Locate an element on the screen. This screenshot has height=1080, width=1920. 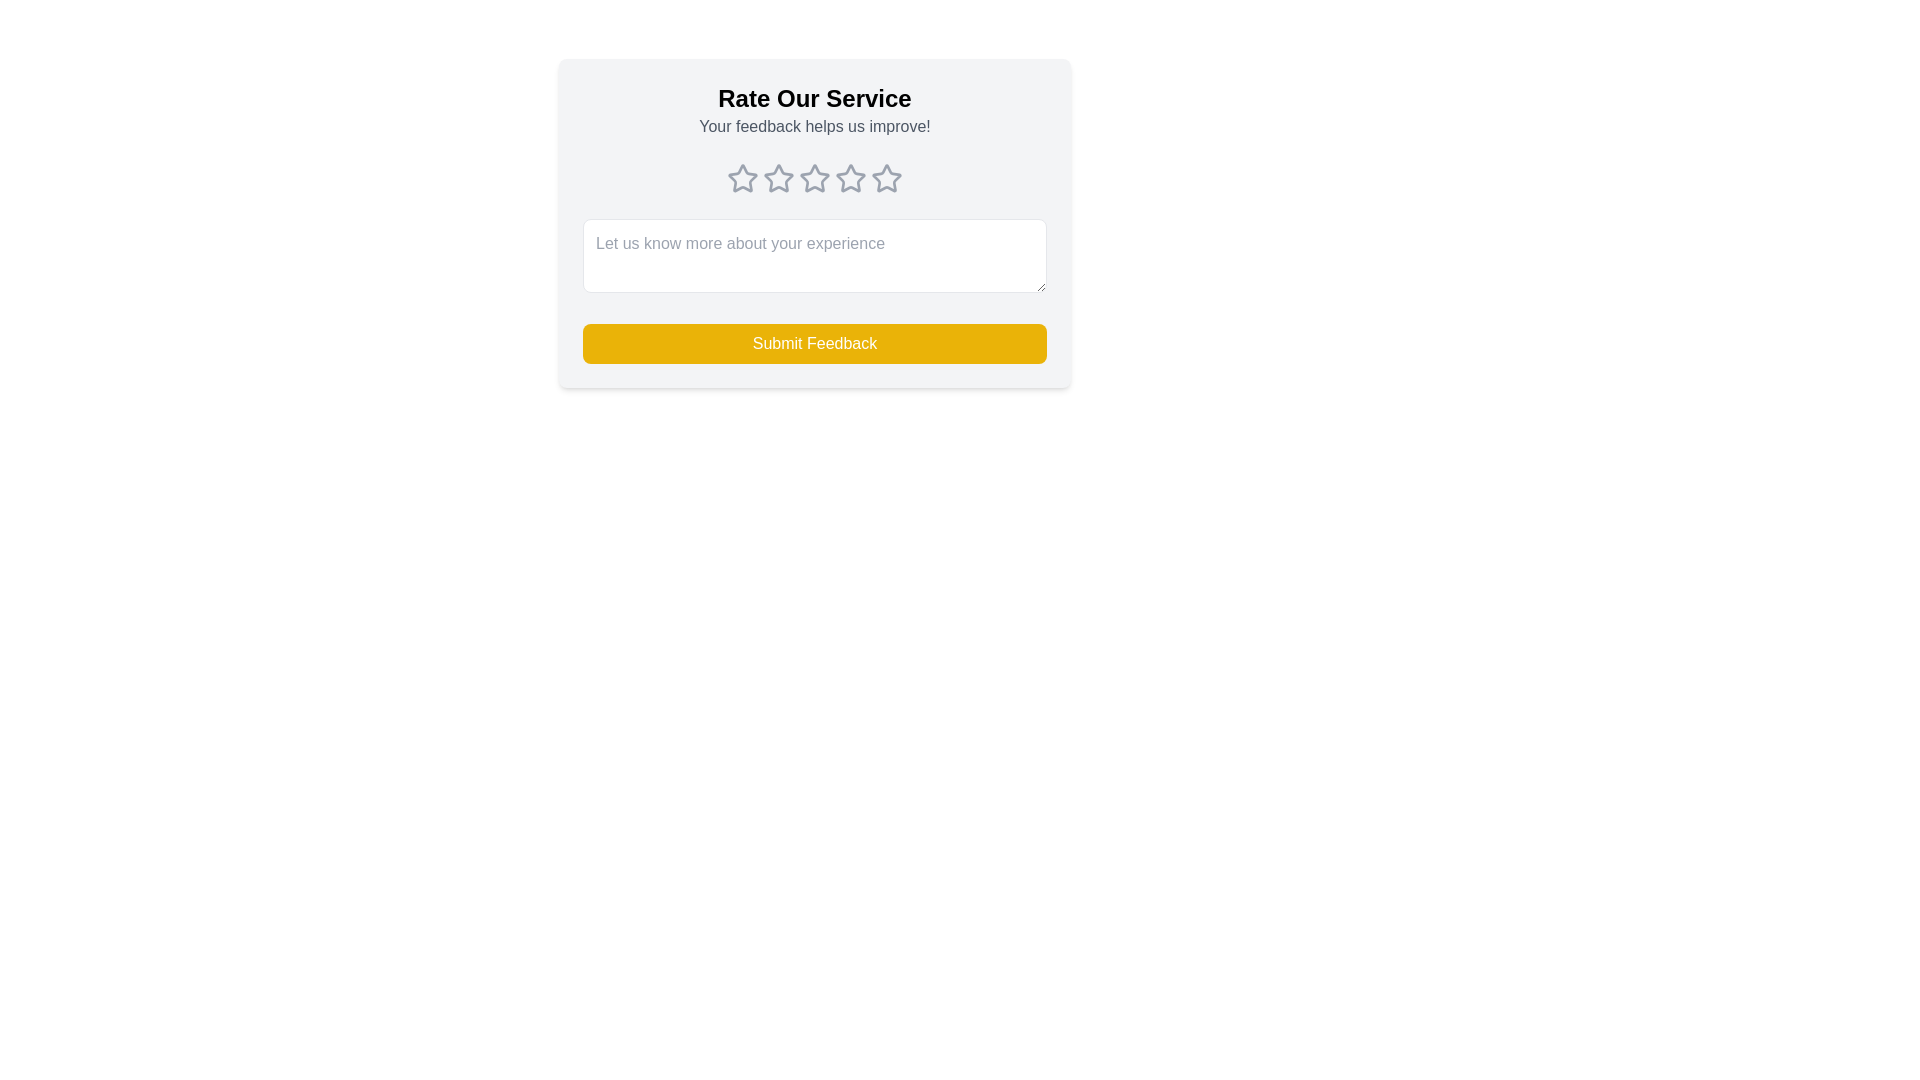
the second star in the 5-star rating system is located at coordinates (777, 177).